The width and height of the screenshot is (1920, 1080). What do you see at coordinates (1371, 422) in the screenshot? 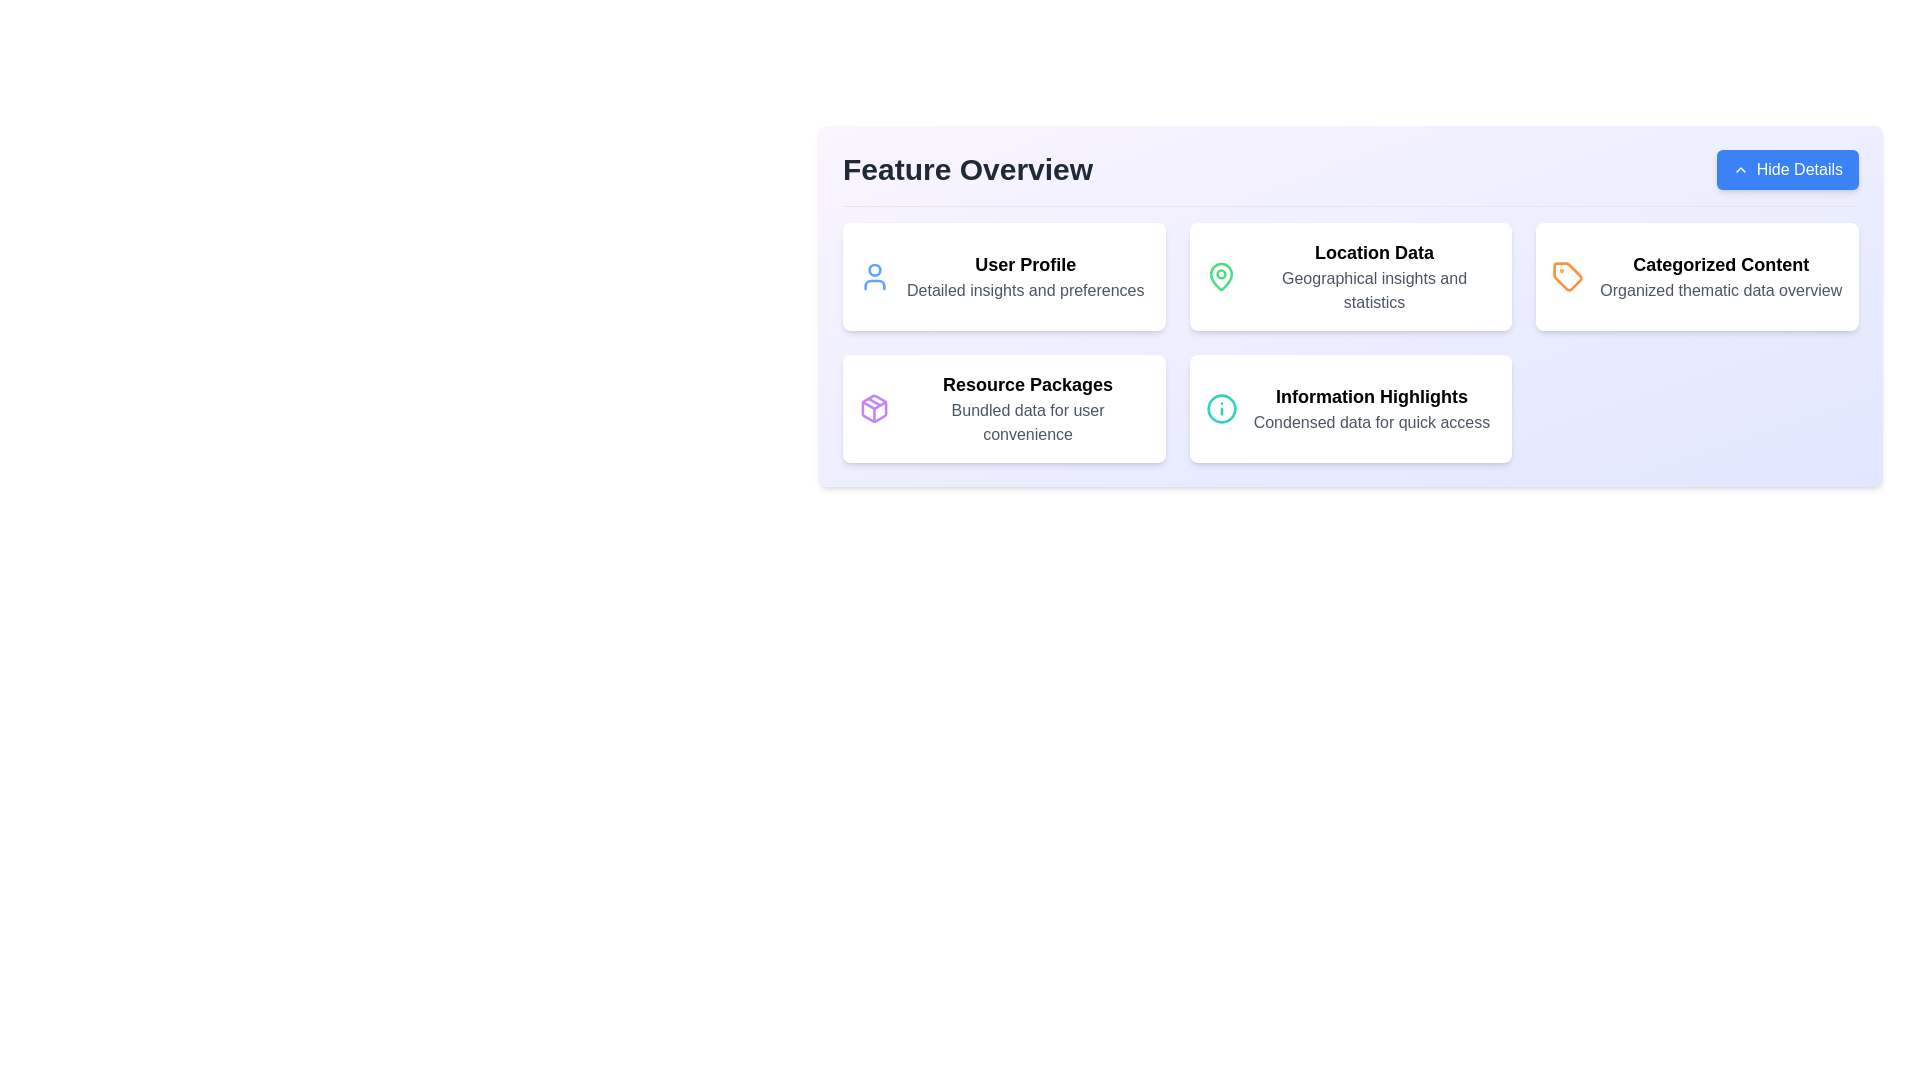
I see `the text label displaying 'Condensed data for quick access' located within the 'Information Highlights' card in the 'Feature Overview' section` at bounding box center [1371, 422].